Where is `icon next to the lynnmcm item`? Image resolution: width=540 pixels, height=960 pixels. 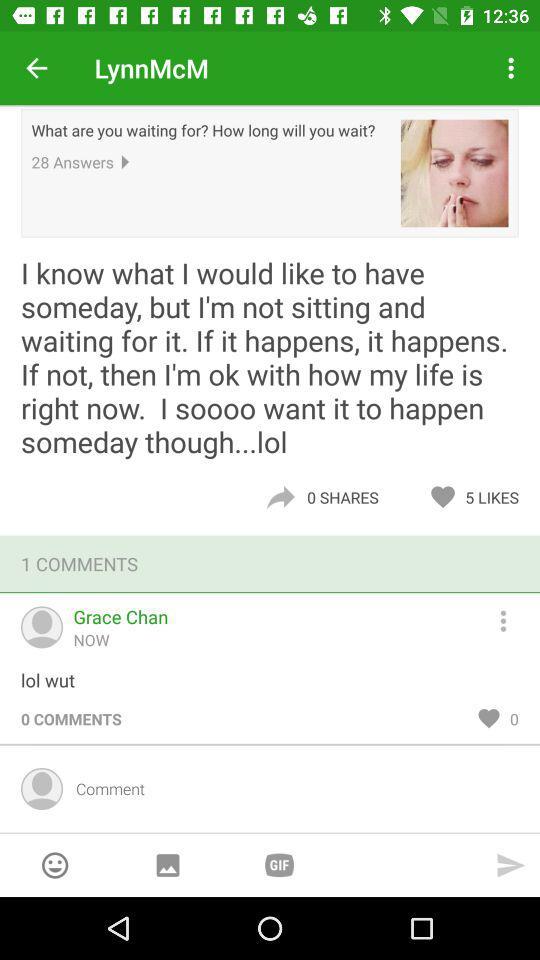 icon next to the lynnmcm item is located at coordinates (36, 68).